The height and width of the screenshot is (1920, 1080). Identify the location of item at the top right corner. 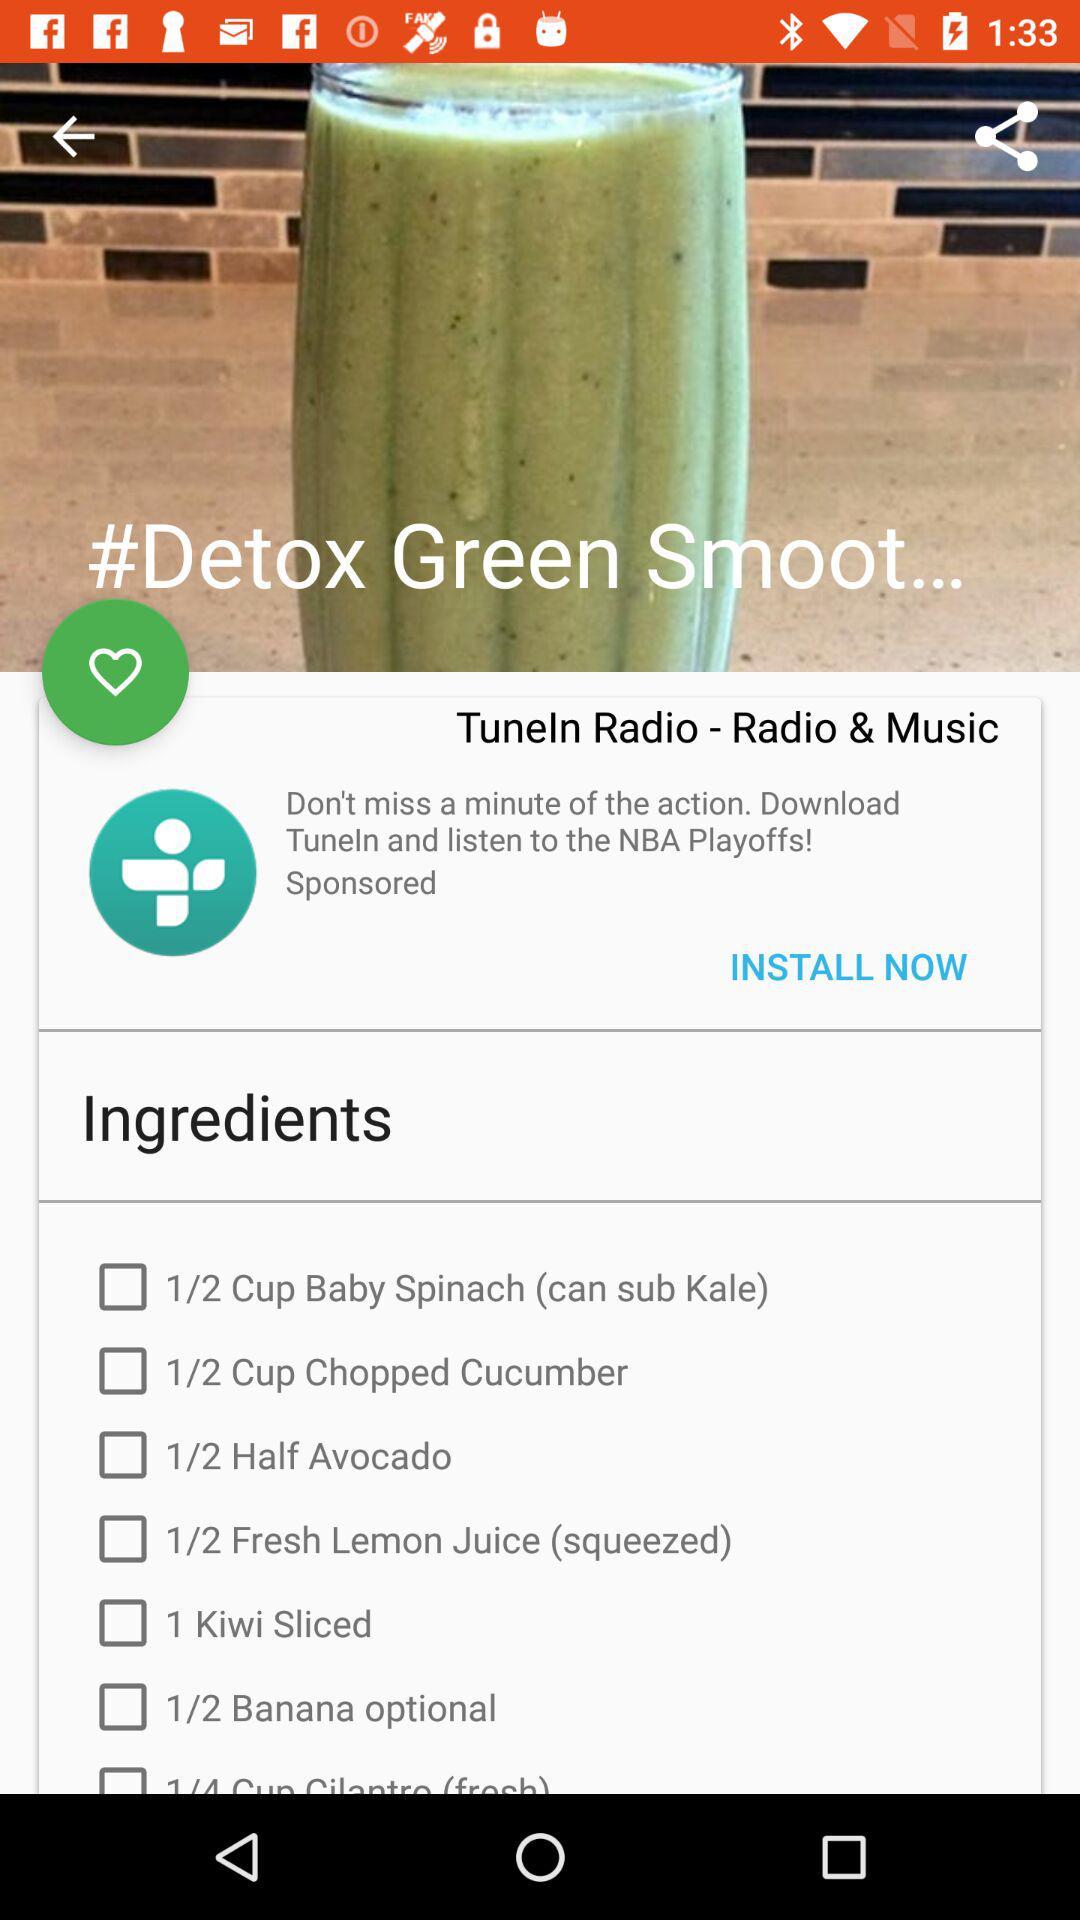
(1006, 135).